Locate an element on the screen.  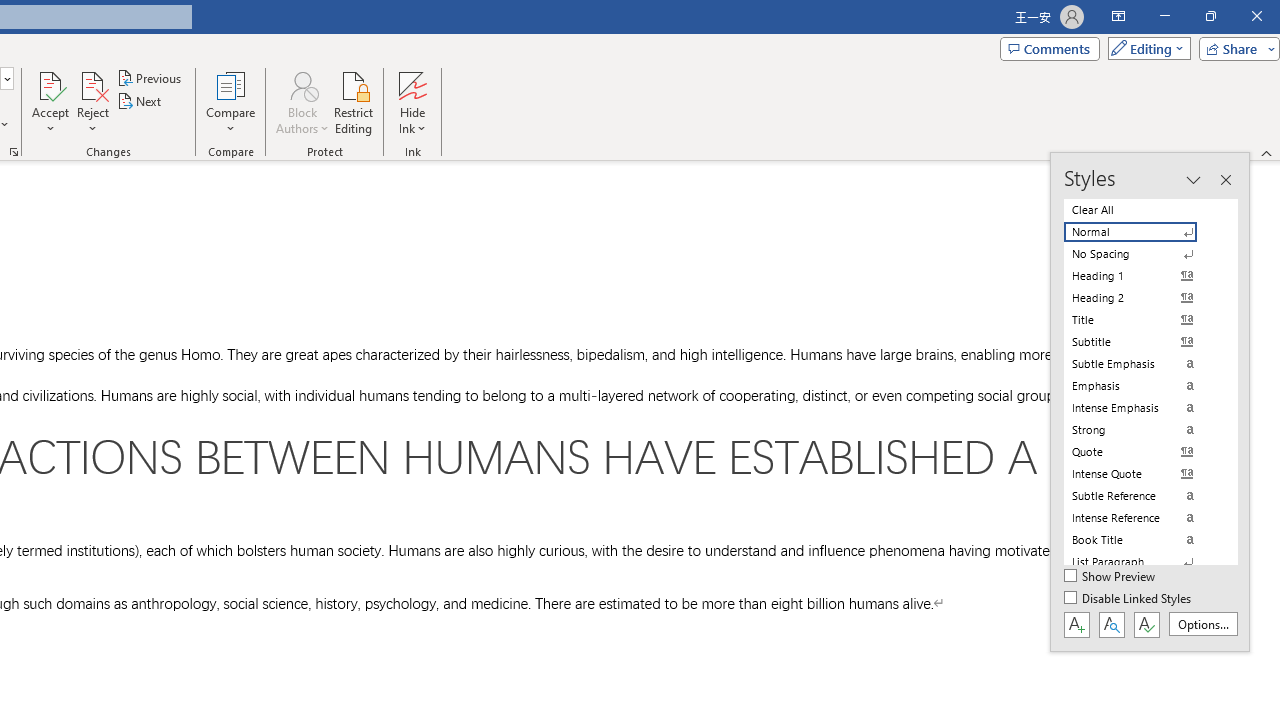
'Change Tracking Options...' is located at coordinates (14, 150).